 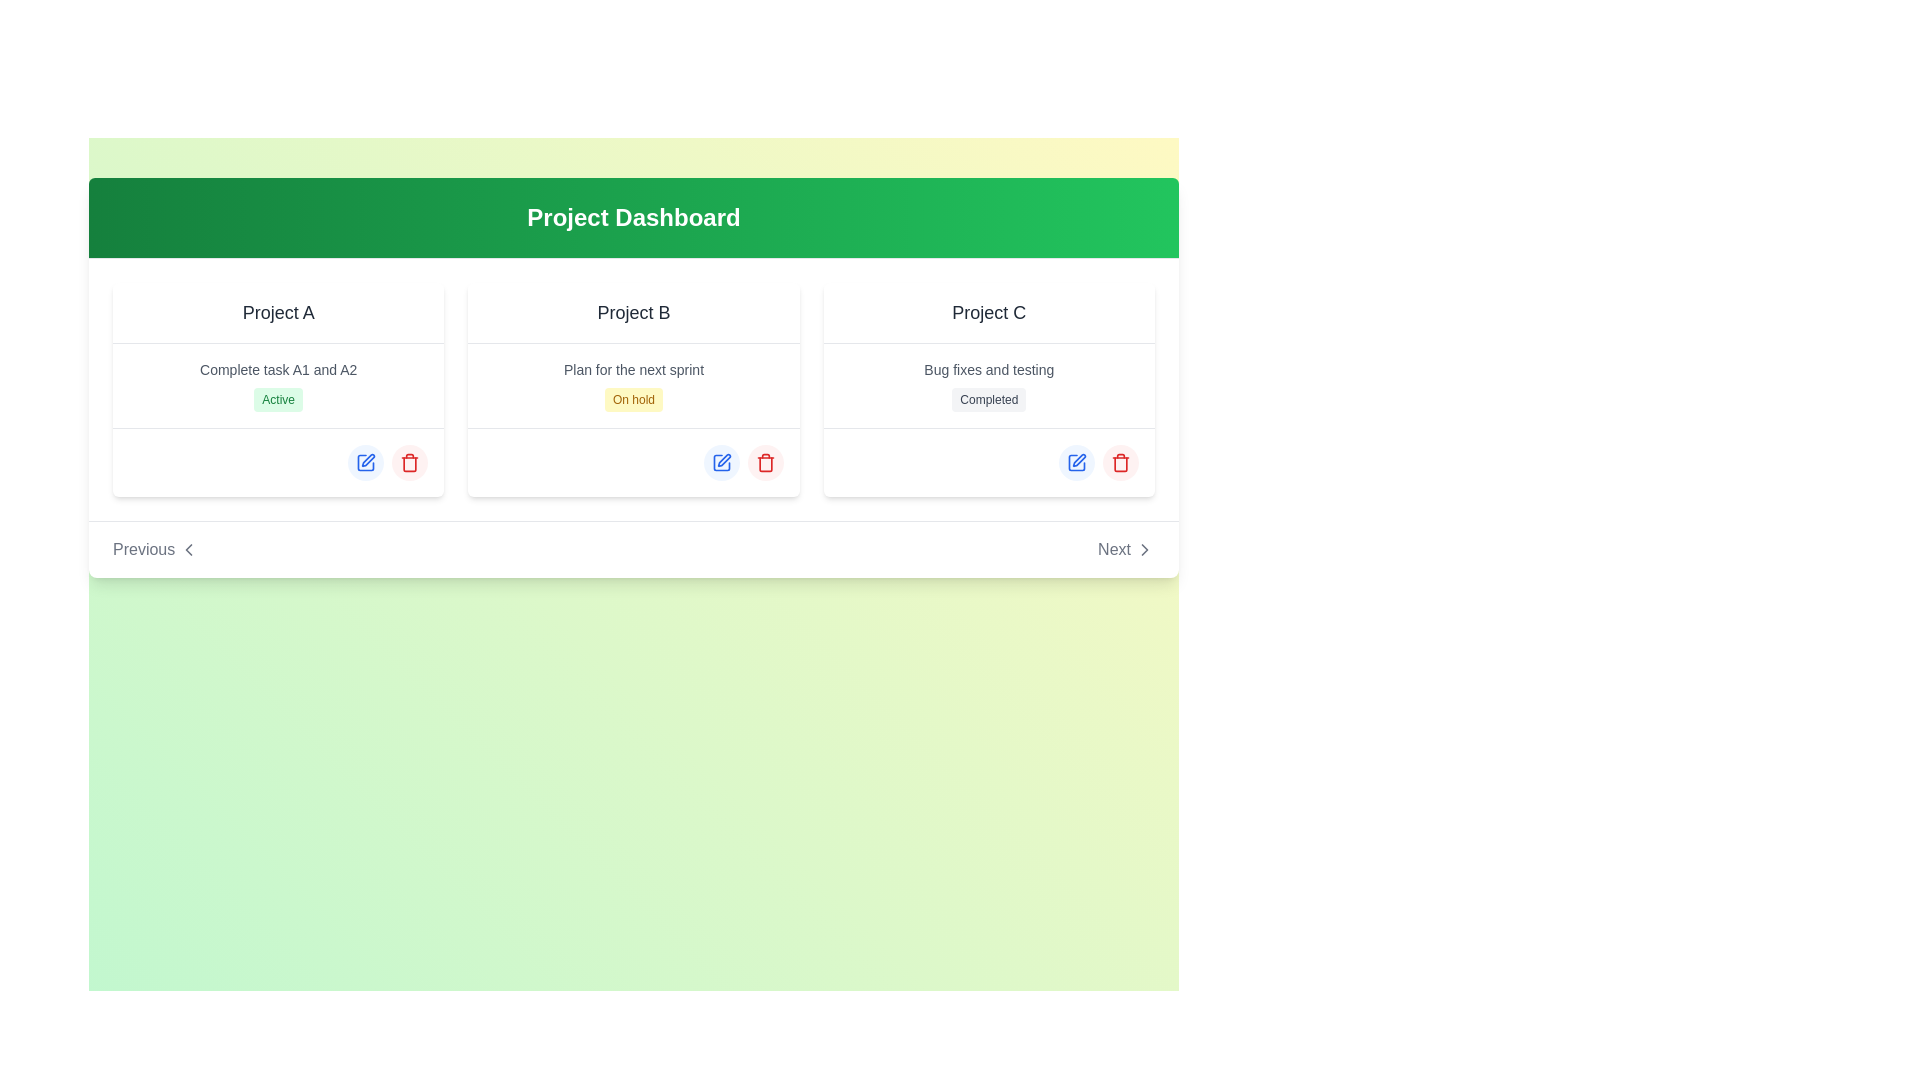 What do you see at coordinates (764, 462) in the screenshot?
I see `the circular trash button with a light red background located under the 'Project B' card in the 'Project Dashboard' section` at bounding box center [764, 462].